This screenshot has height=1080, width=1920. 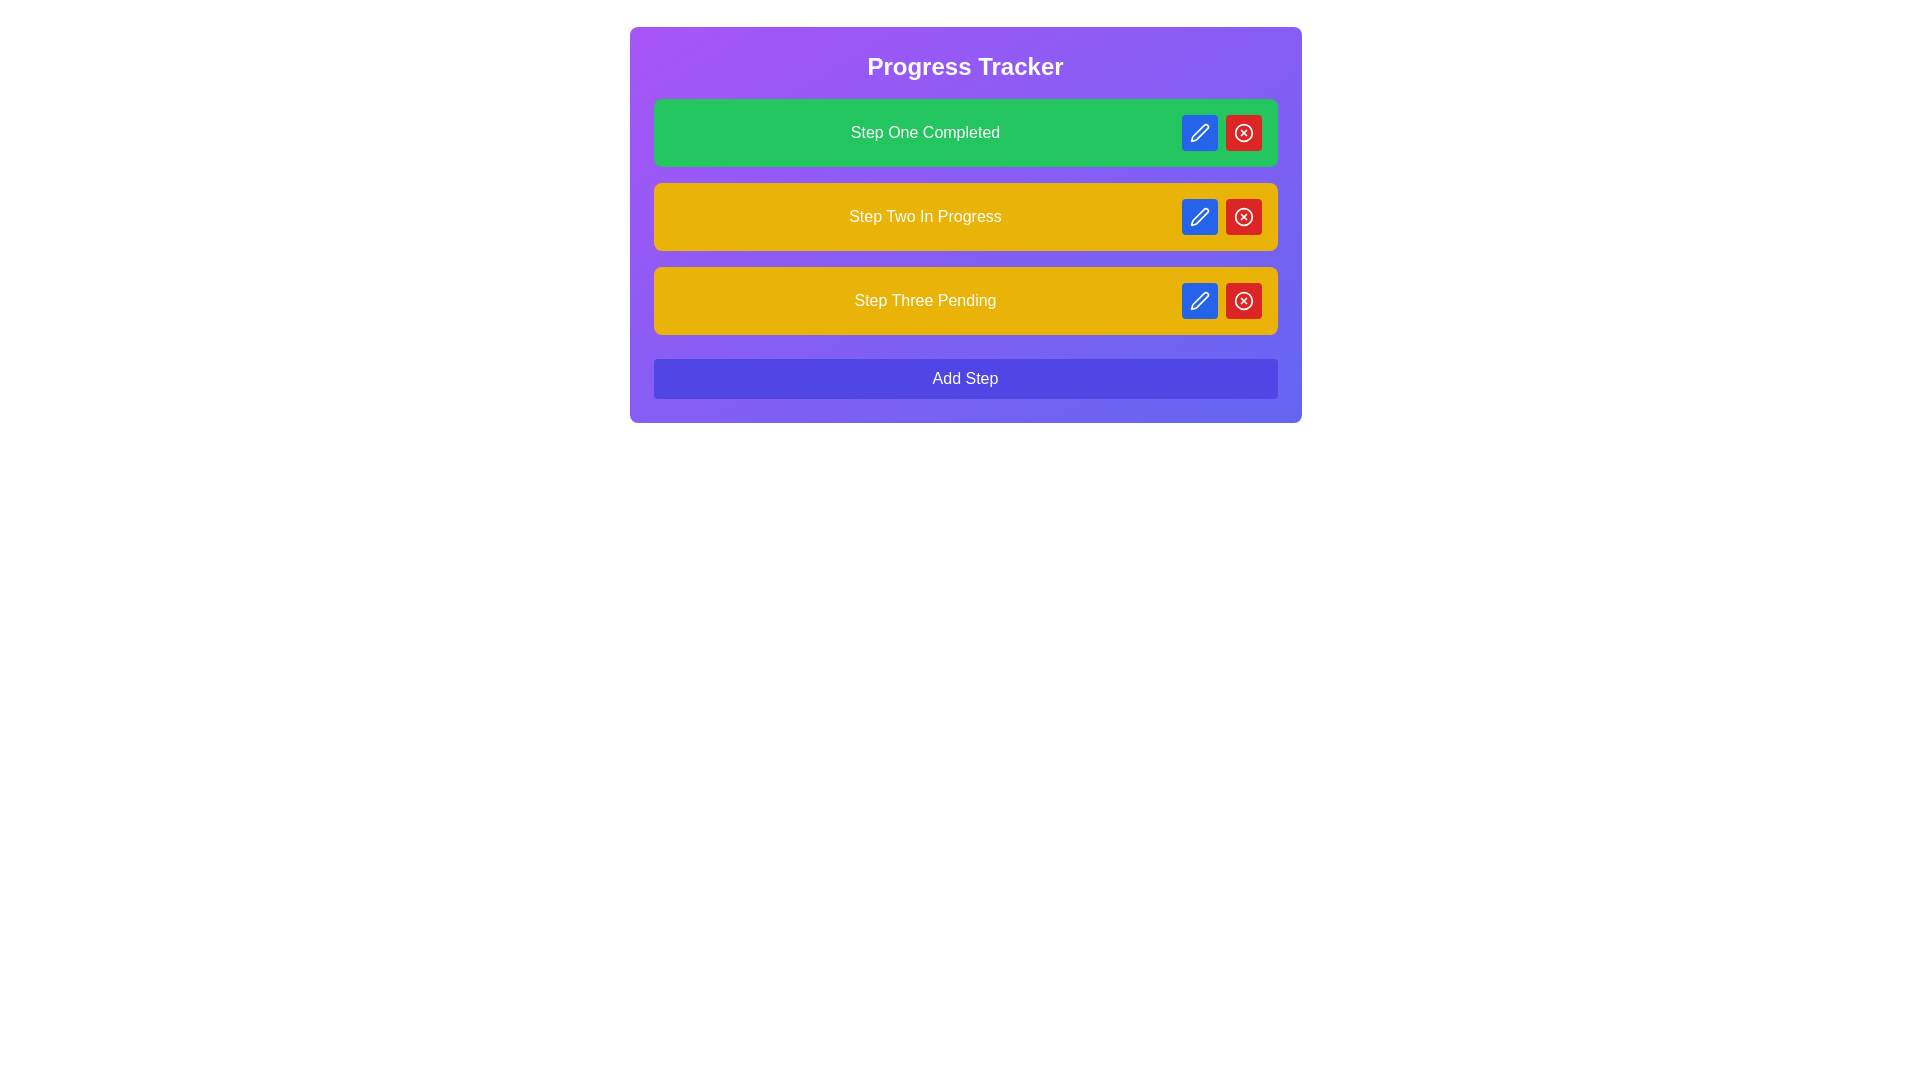 What do you see at coordinates (1242, 132) in the screenshot?
I see `the delete icon button located at the right-most position of the 'Step One Completed' indicator in the progress tracker layout` at bounding box center [1242, 132].